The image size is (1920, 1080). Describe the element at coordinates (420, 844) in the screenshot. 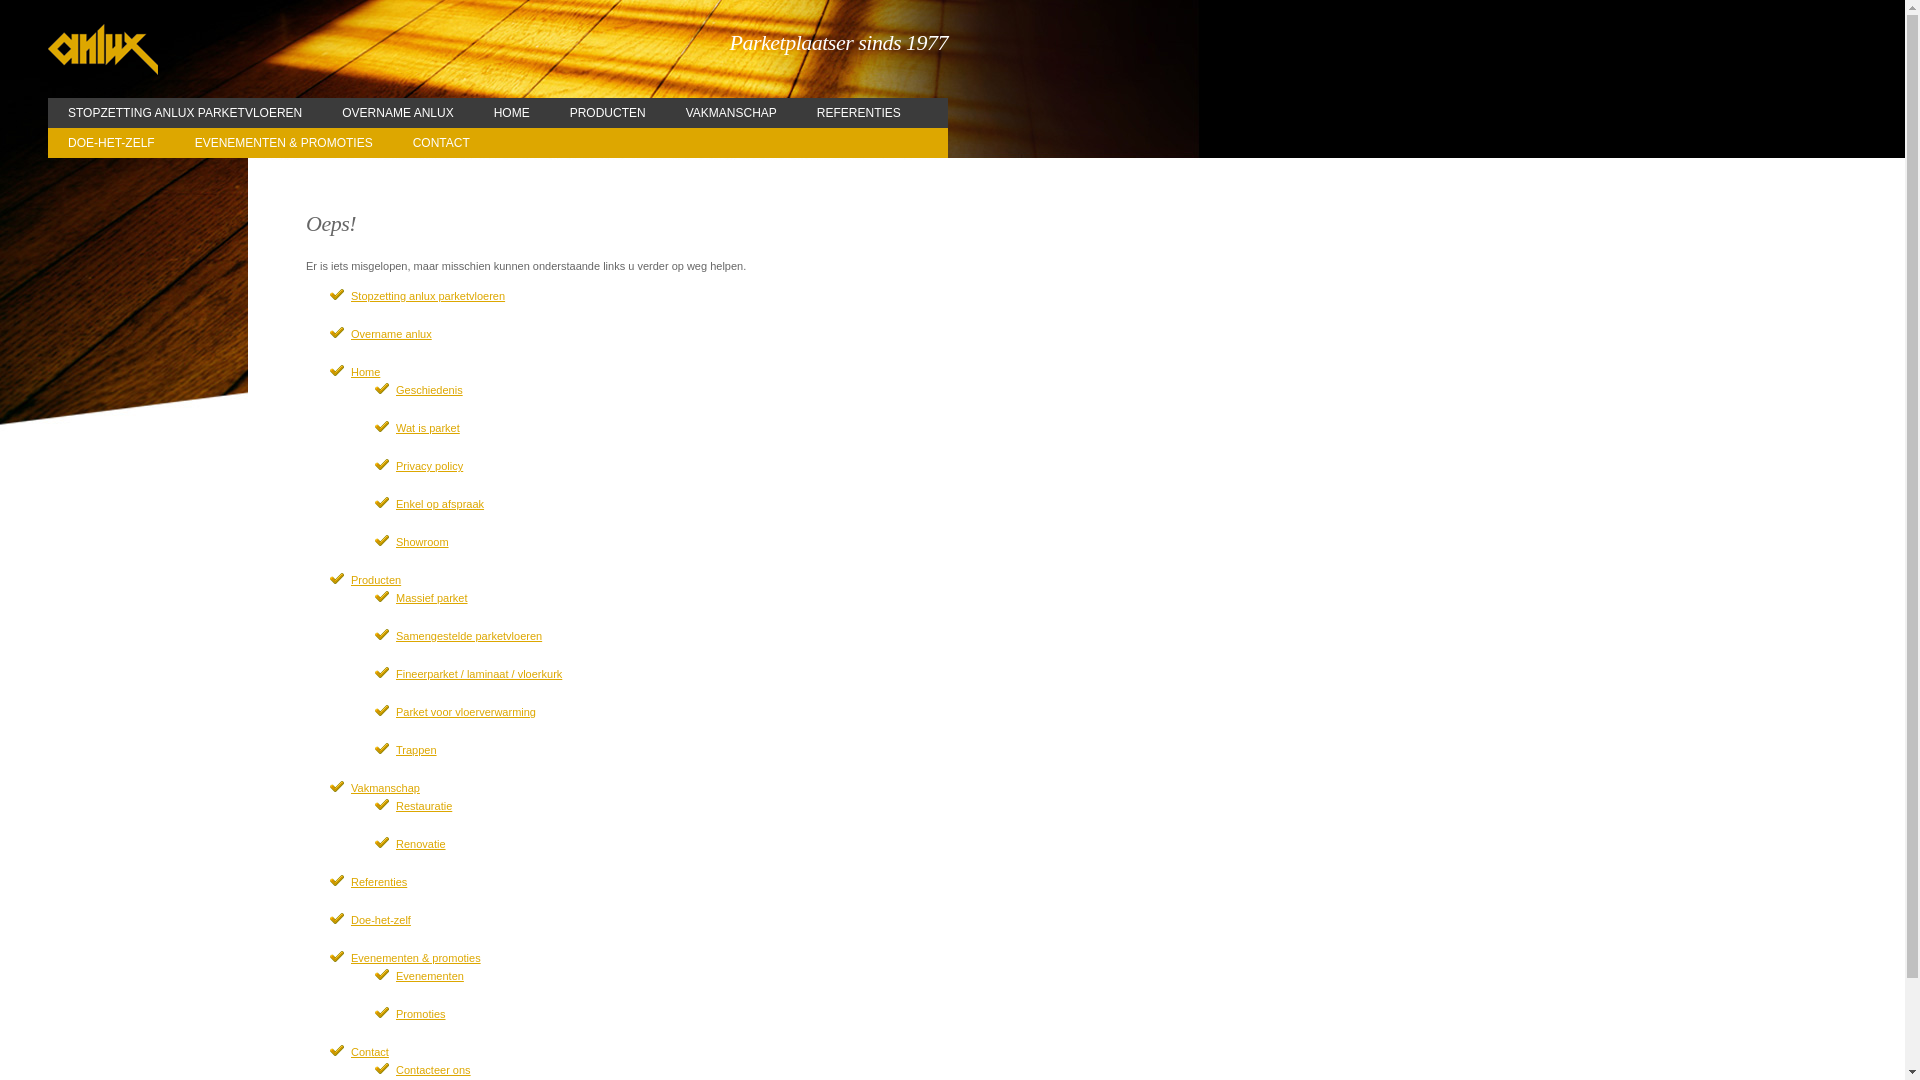

I see `'Renovatie'` at that location.